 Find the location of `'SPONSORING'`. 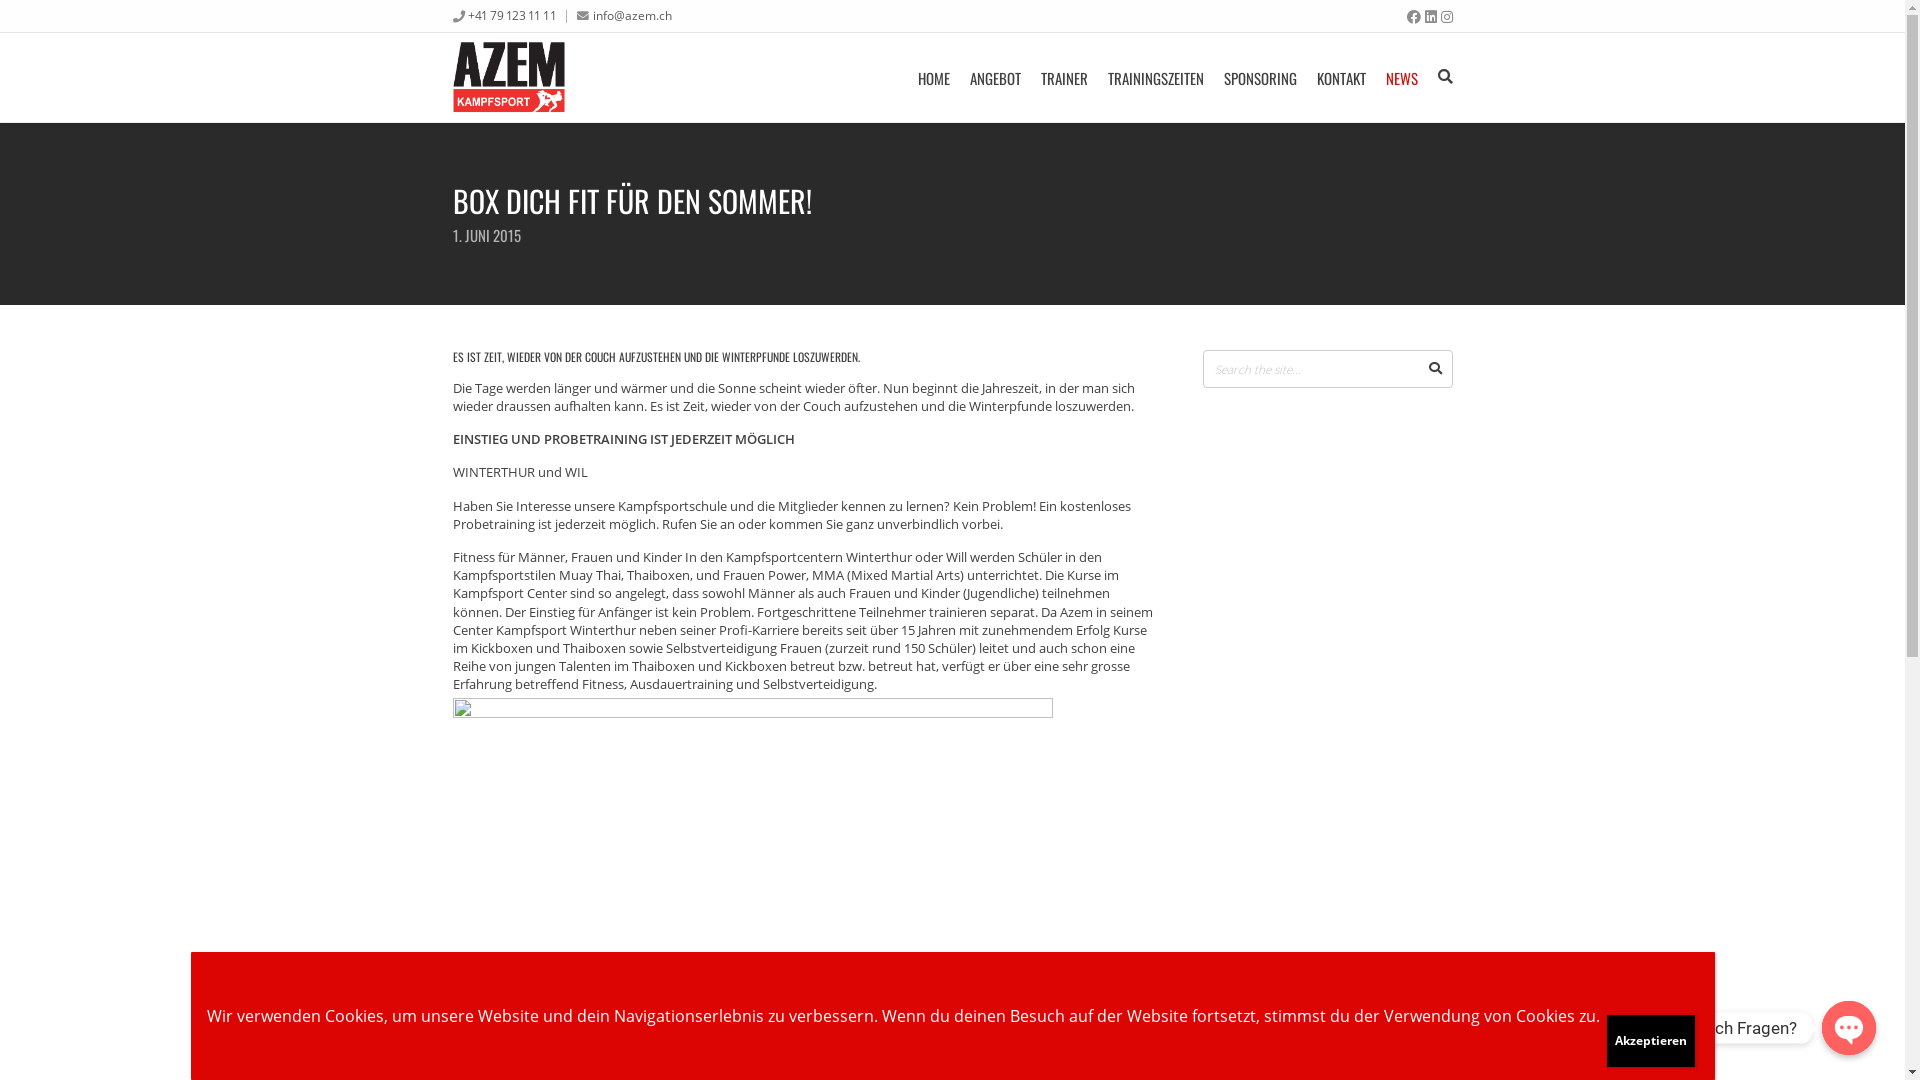

'SPONSORING' is located at coordinates (1259, 76).